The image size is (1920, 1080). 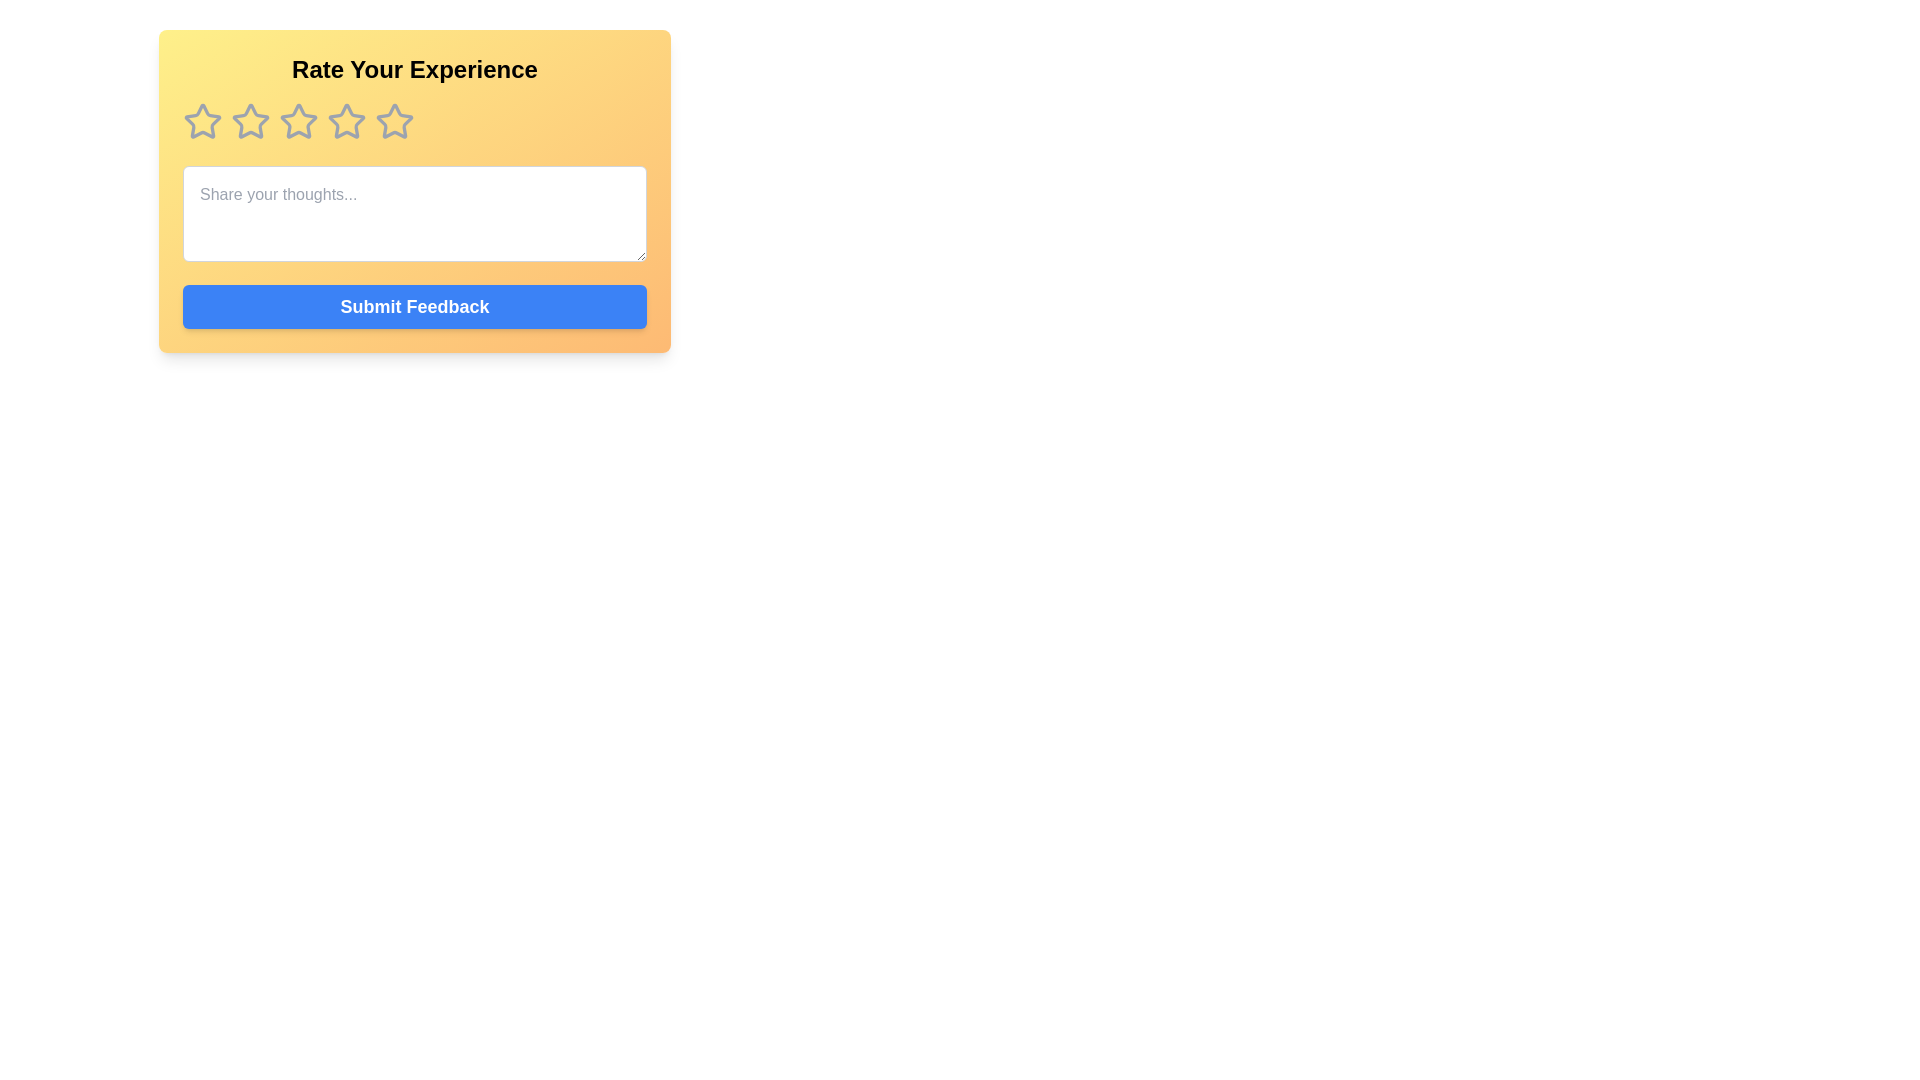 What do you see at coordinates (202, 121) in the screenshot?
I see `the first star icon in the rating mechanism` at bounding box center [202, 121].